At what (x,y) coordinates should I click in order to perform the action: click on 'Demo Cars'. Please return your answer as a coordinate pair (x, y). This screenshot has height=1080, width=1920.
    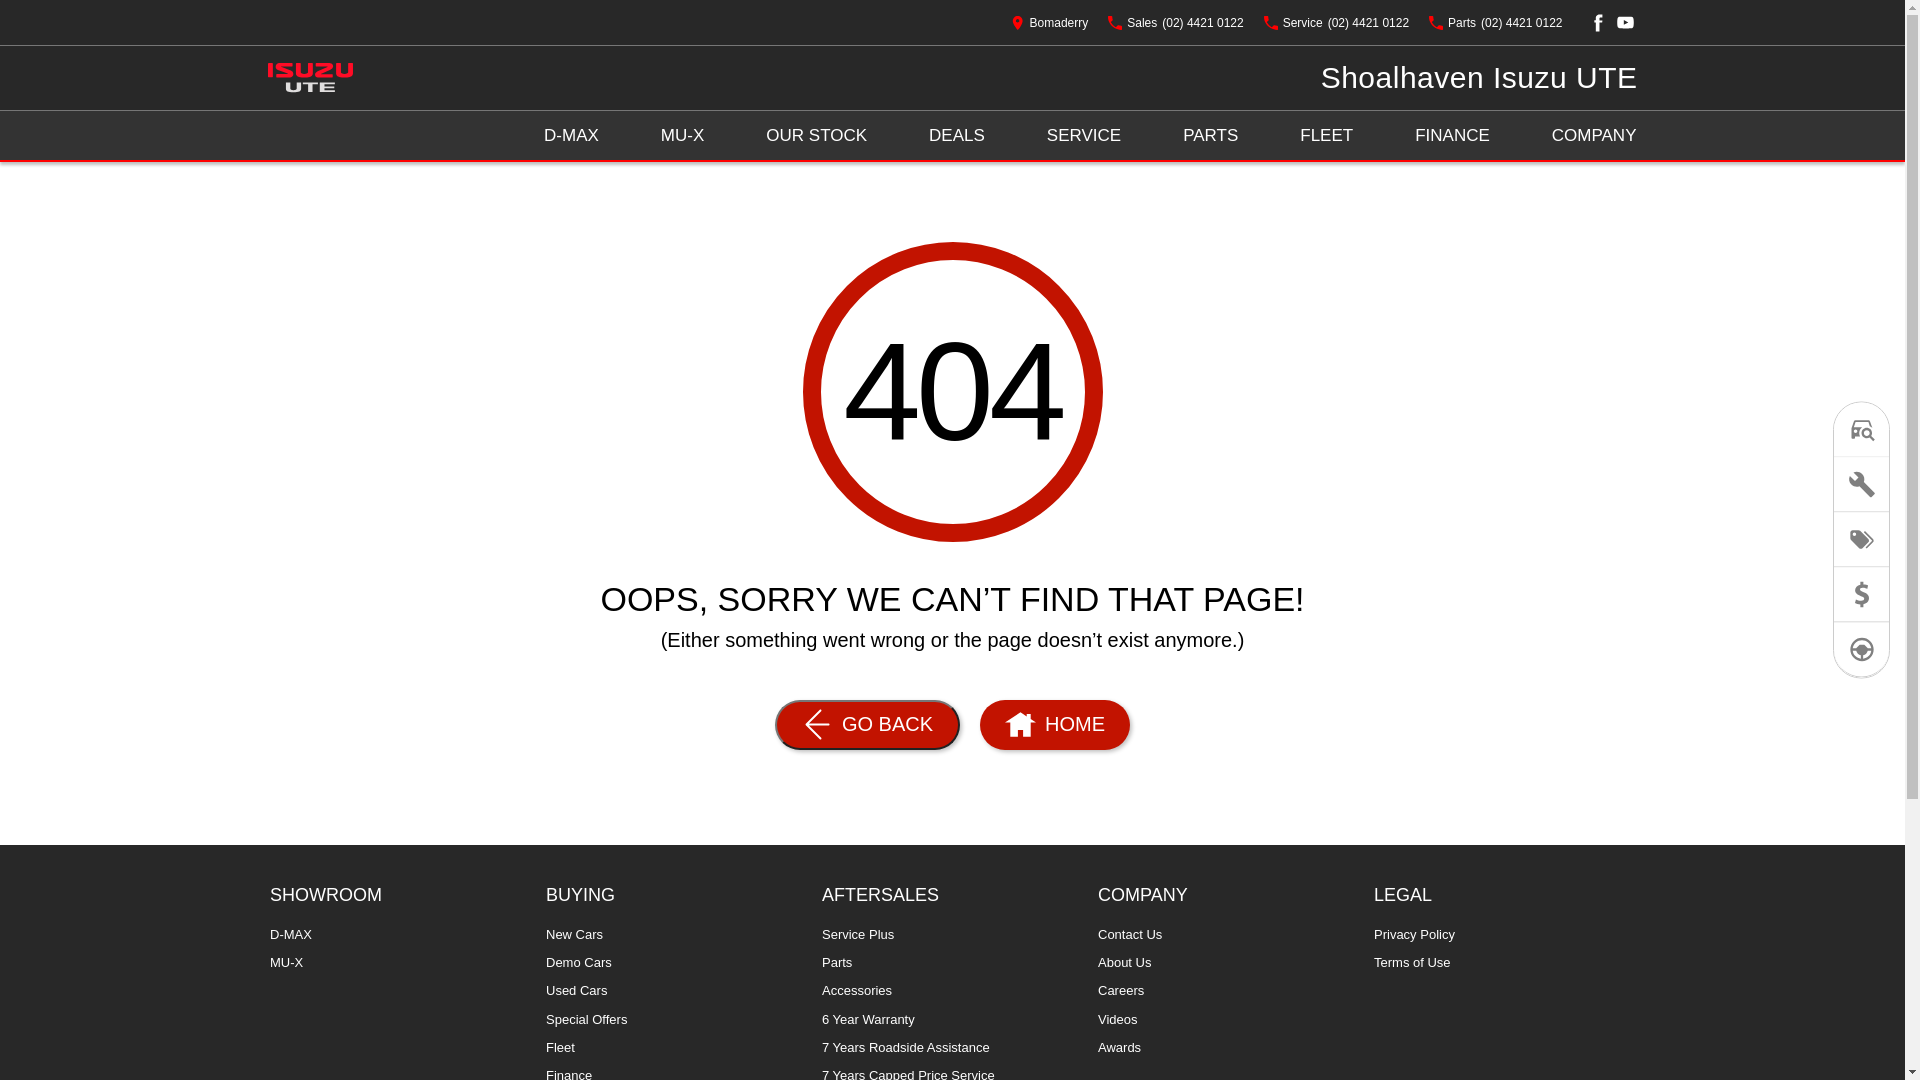
    Looking at the image, I should click on (578, 967).